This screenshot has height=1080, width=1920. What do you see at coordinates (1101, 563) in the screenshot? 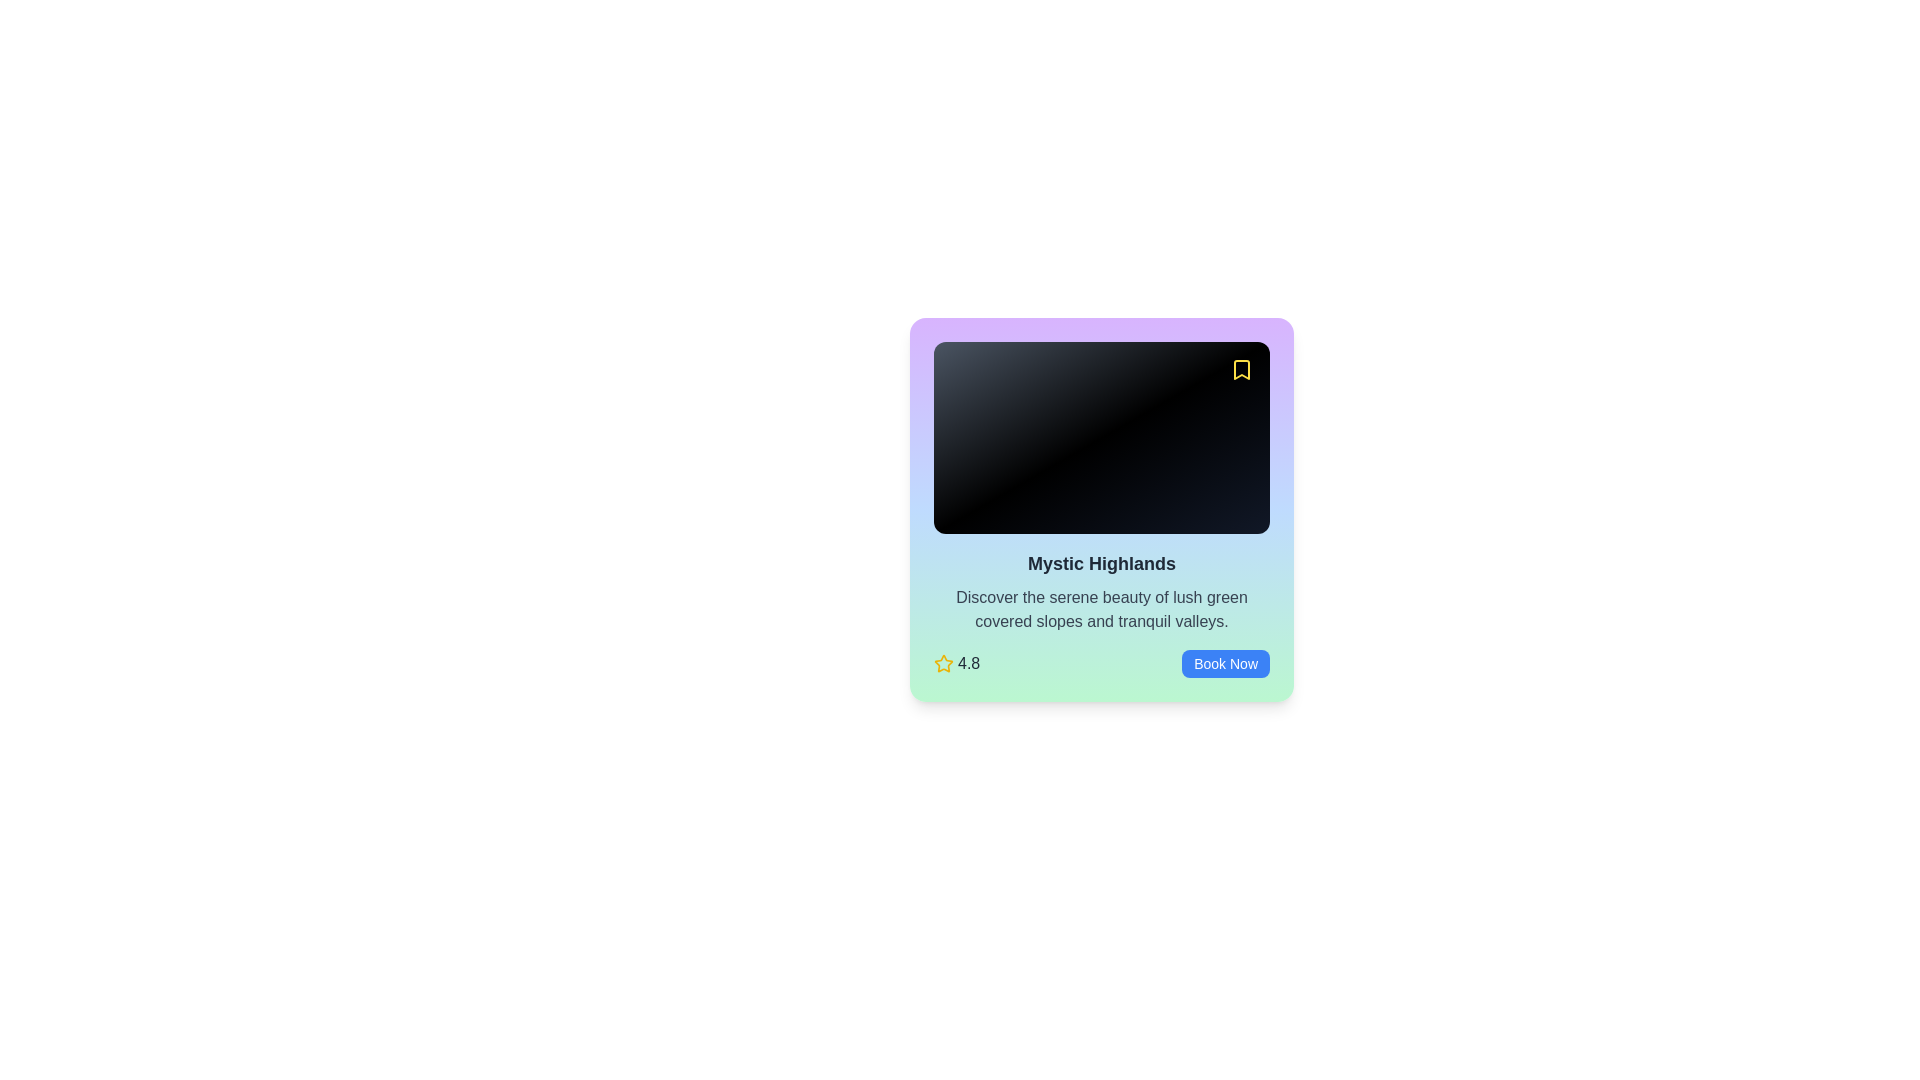
I see `text element 'Mystic Highlands' which is a bold headline displayed in dark gray color, centered within a card layout, positioned below an image and above a descriptive paragraph` at bounding box center [1101, 563].